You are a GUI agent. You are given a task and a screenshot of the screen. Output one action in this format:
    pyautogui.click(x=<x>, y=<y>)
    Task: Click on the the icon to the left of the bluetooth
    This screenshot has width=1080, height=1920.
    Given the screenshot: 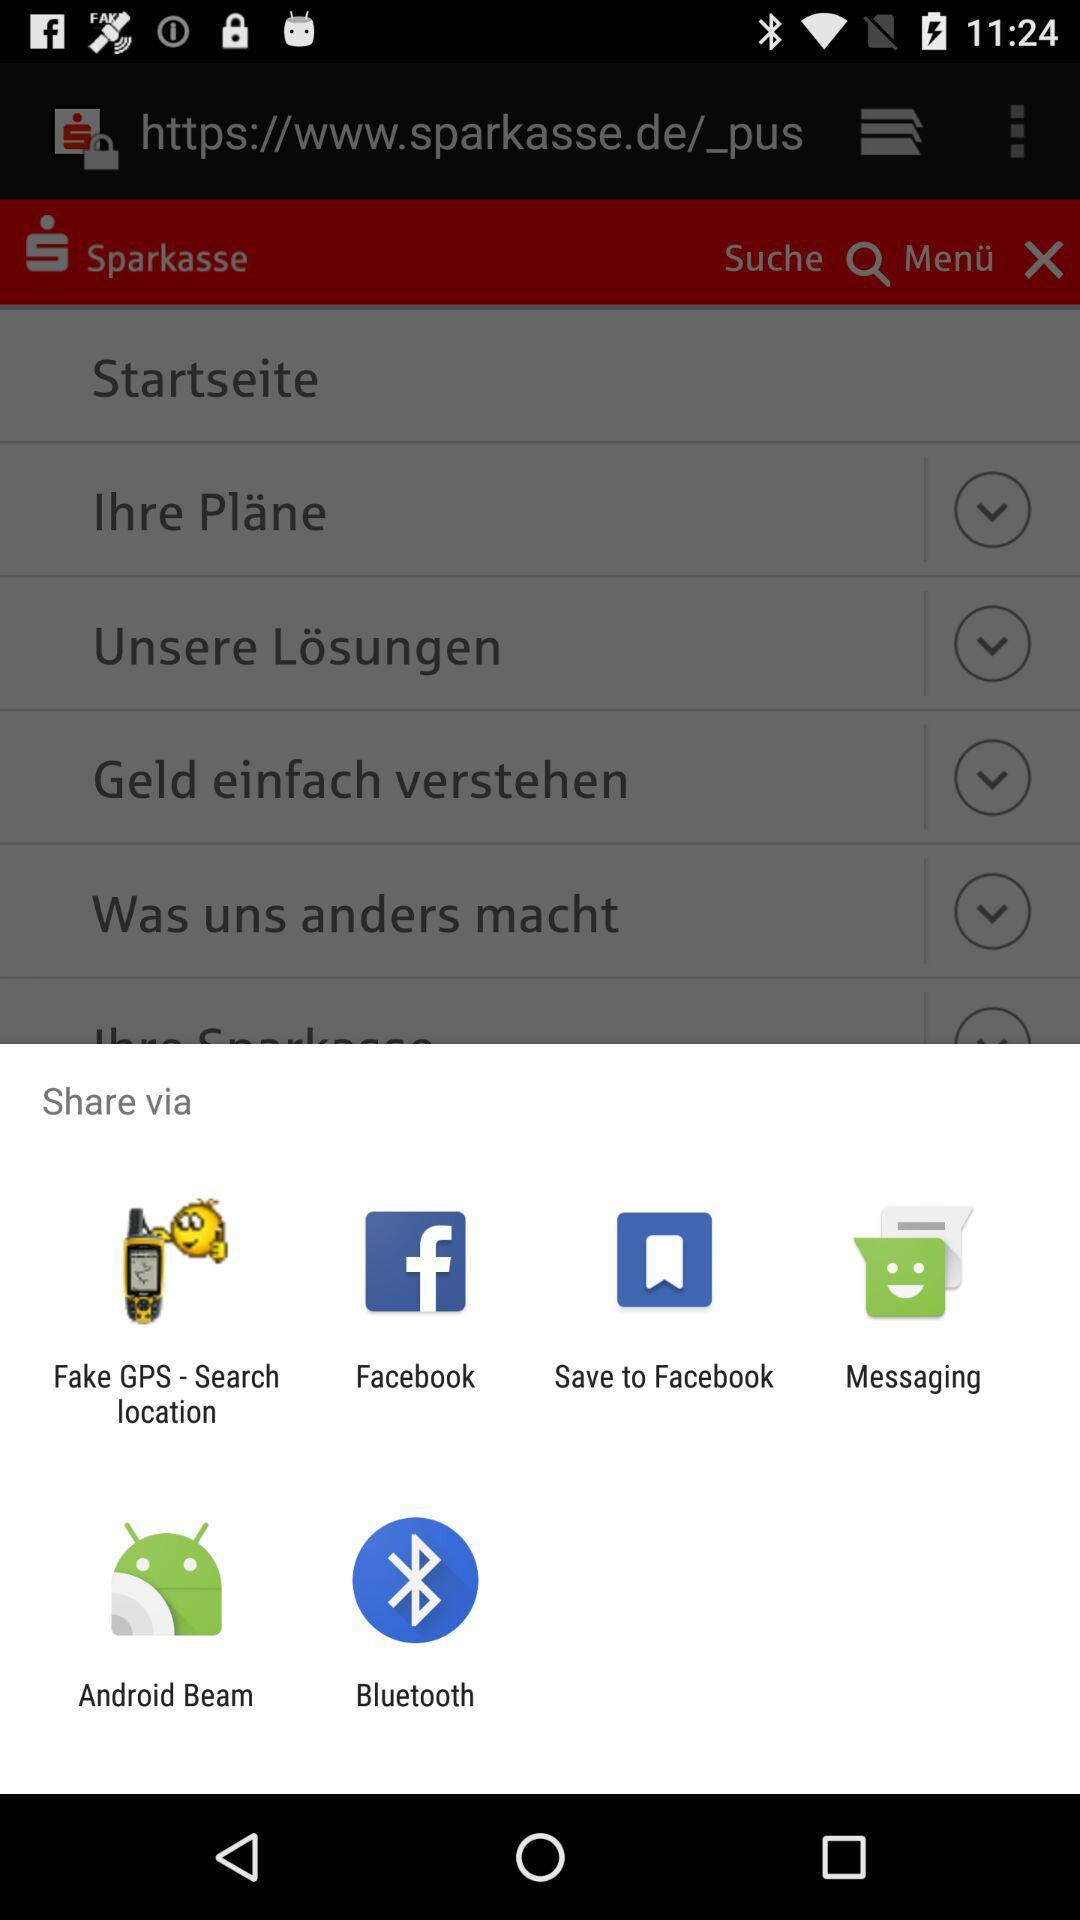 What is the action you would take?
    pyautogui.click(x=165, y=1711)
    